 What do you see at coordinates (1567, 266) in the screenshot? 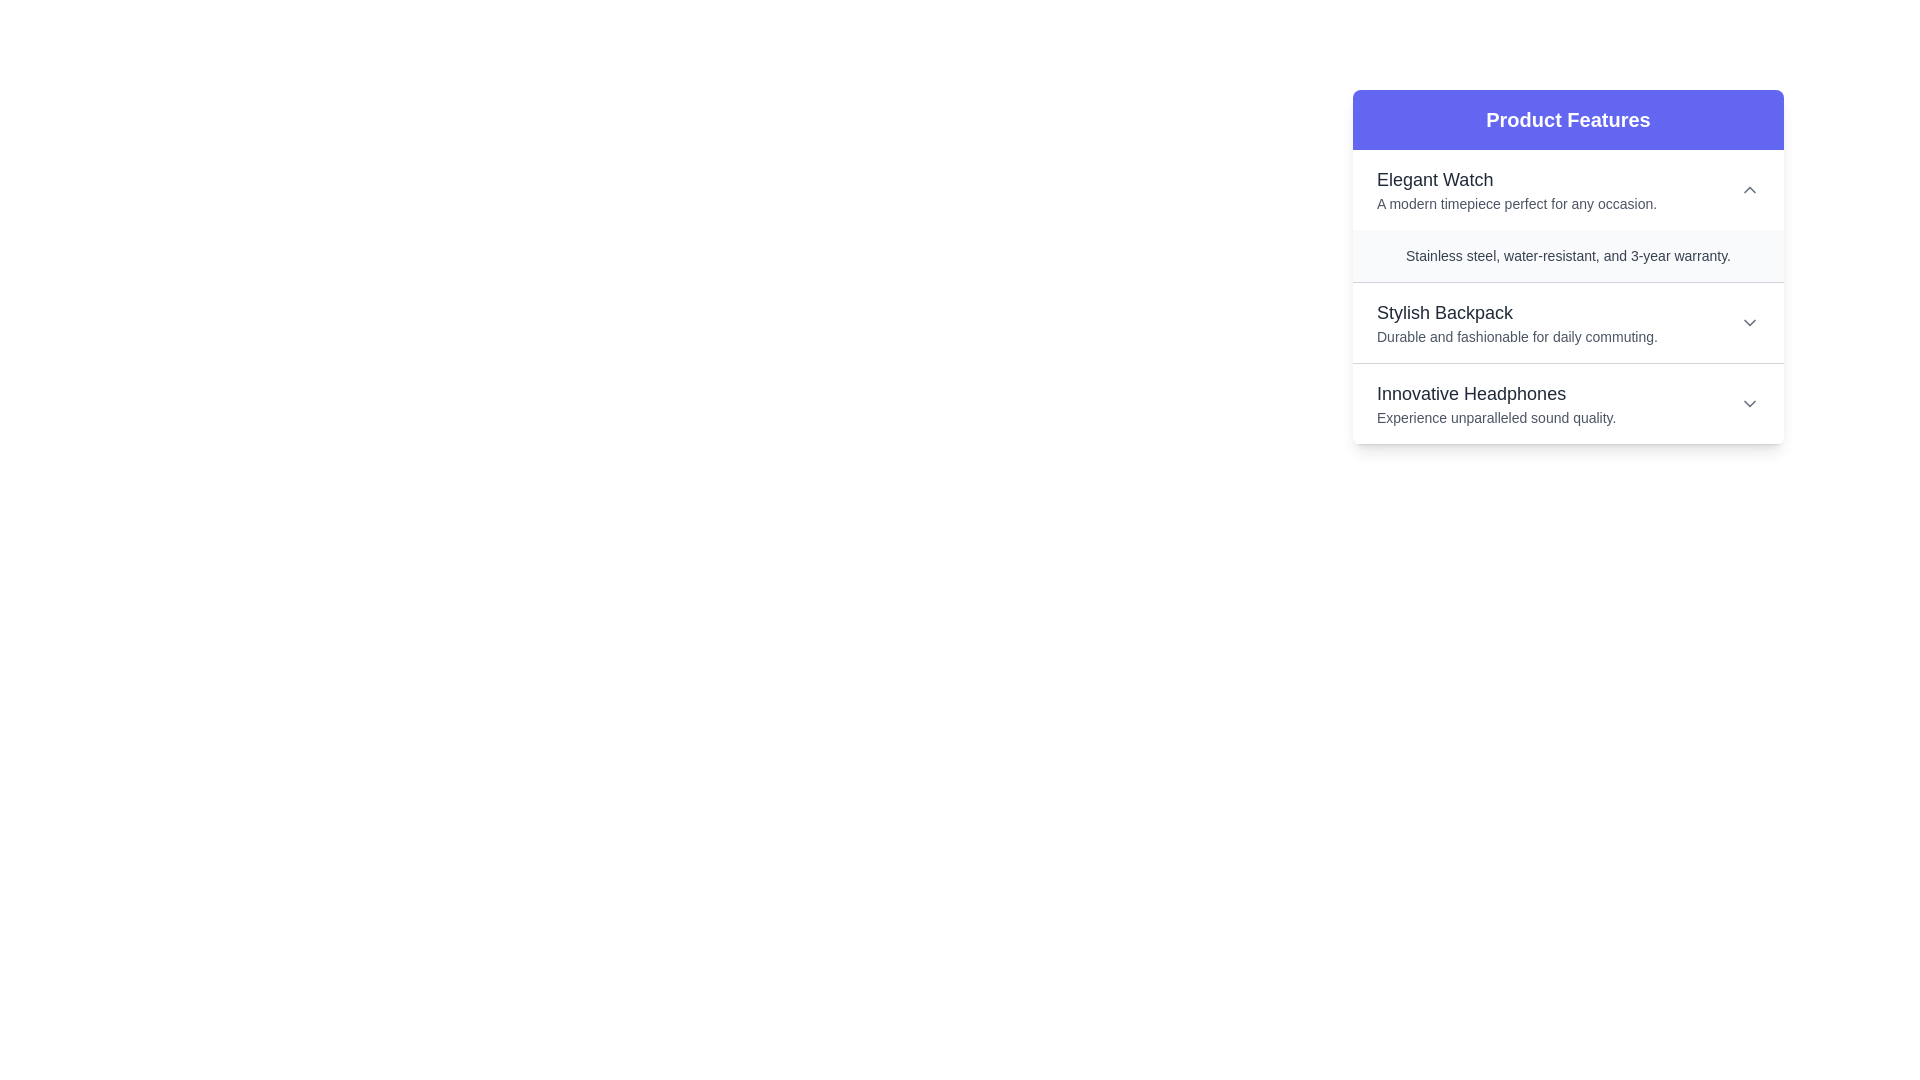
I see `the Text Content Box that contains the heading 'Stainless steel, water-resistant, and 3-year warranty.' positioned below the title 'Elegant Watch'` at bounding box center [1567, 266].